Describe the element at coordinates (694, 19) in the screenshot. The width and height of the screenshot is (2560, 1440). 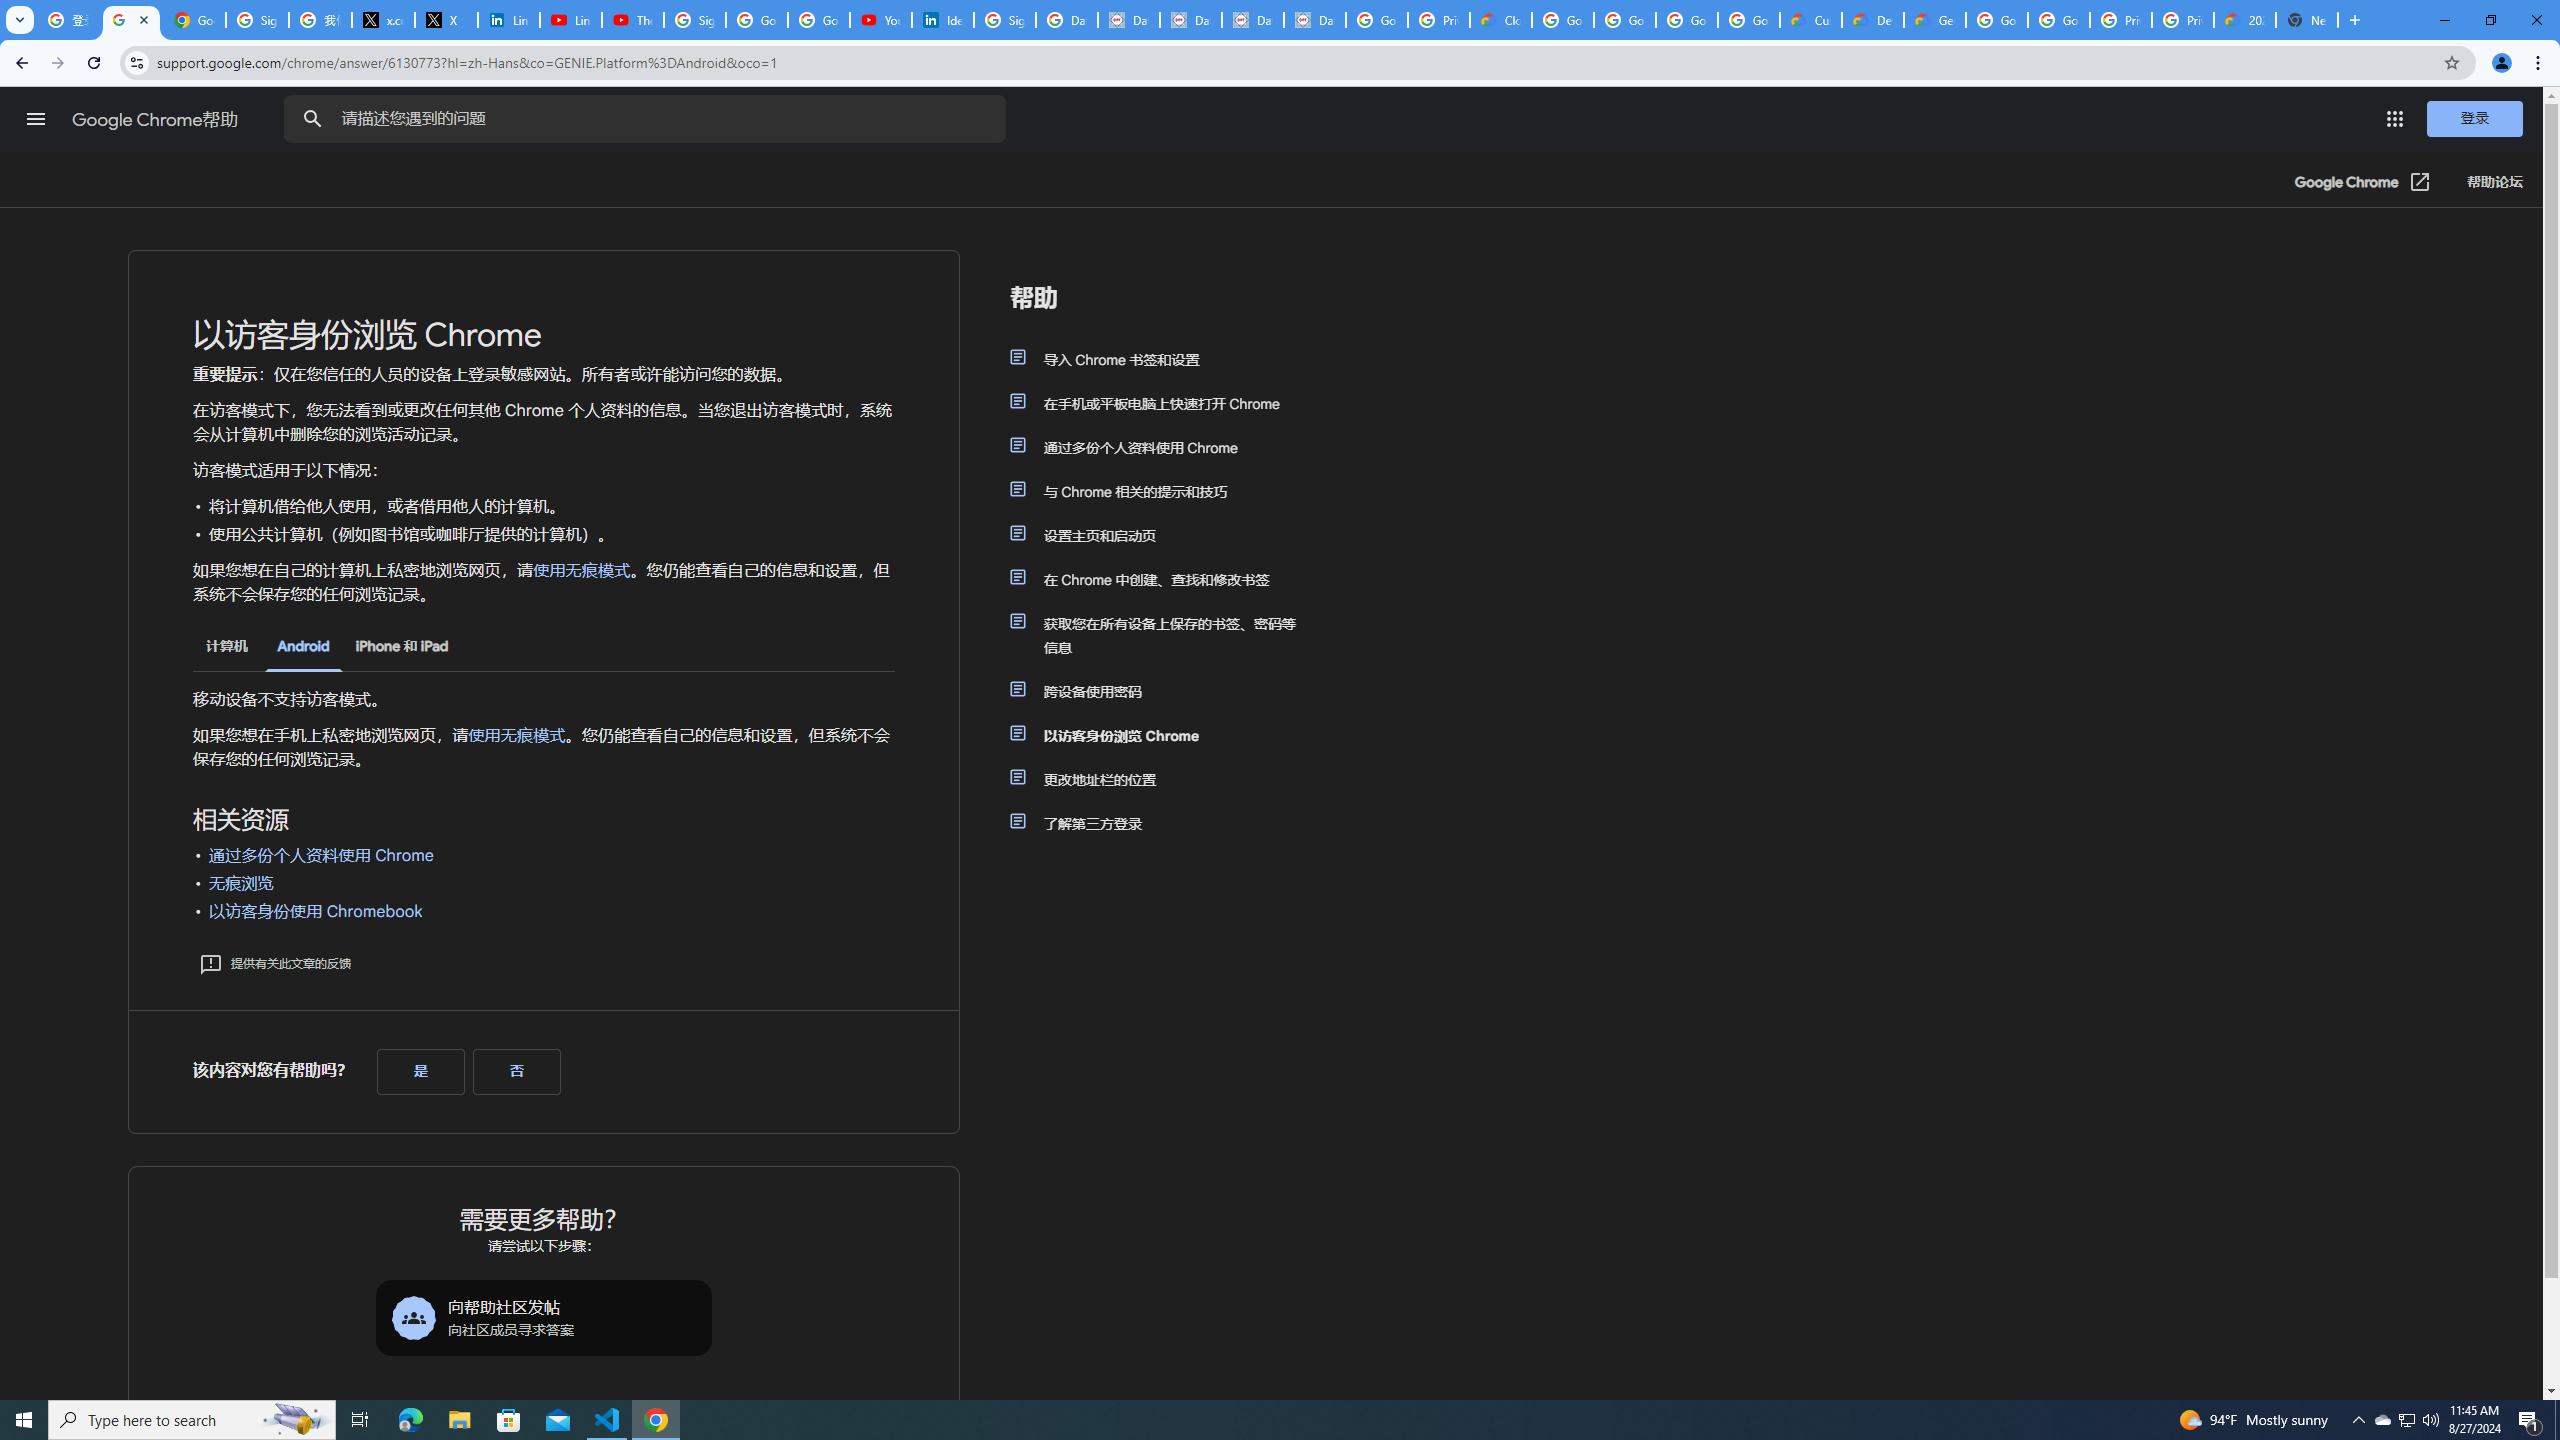
I see `'Sign in - Google Accounts'` at that location.